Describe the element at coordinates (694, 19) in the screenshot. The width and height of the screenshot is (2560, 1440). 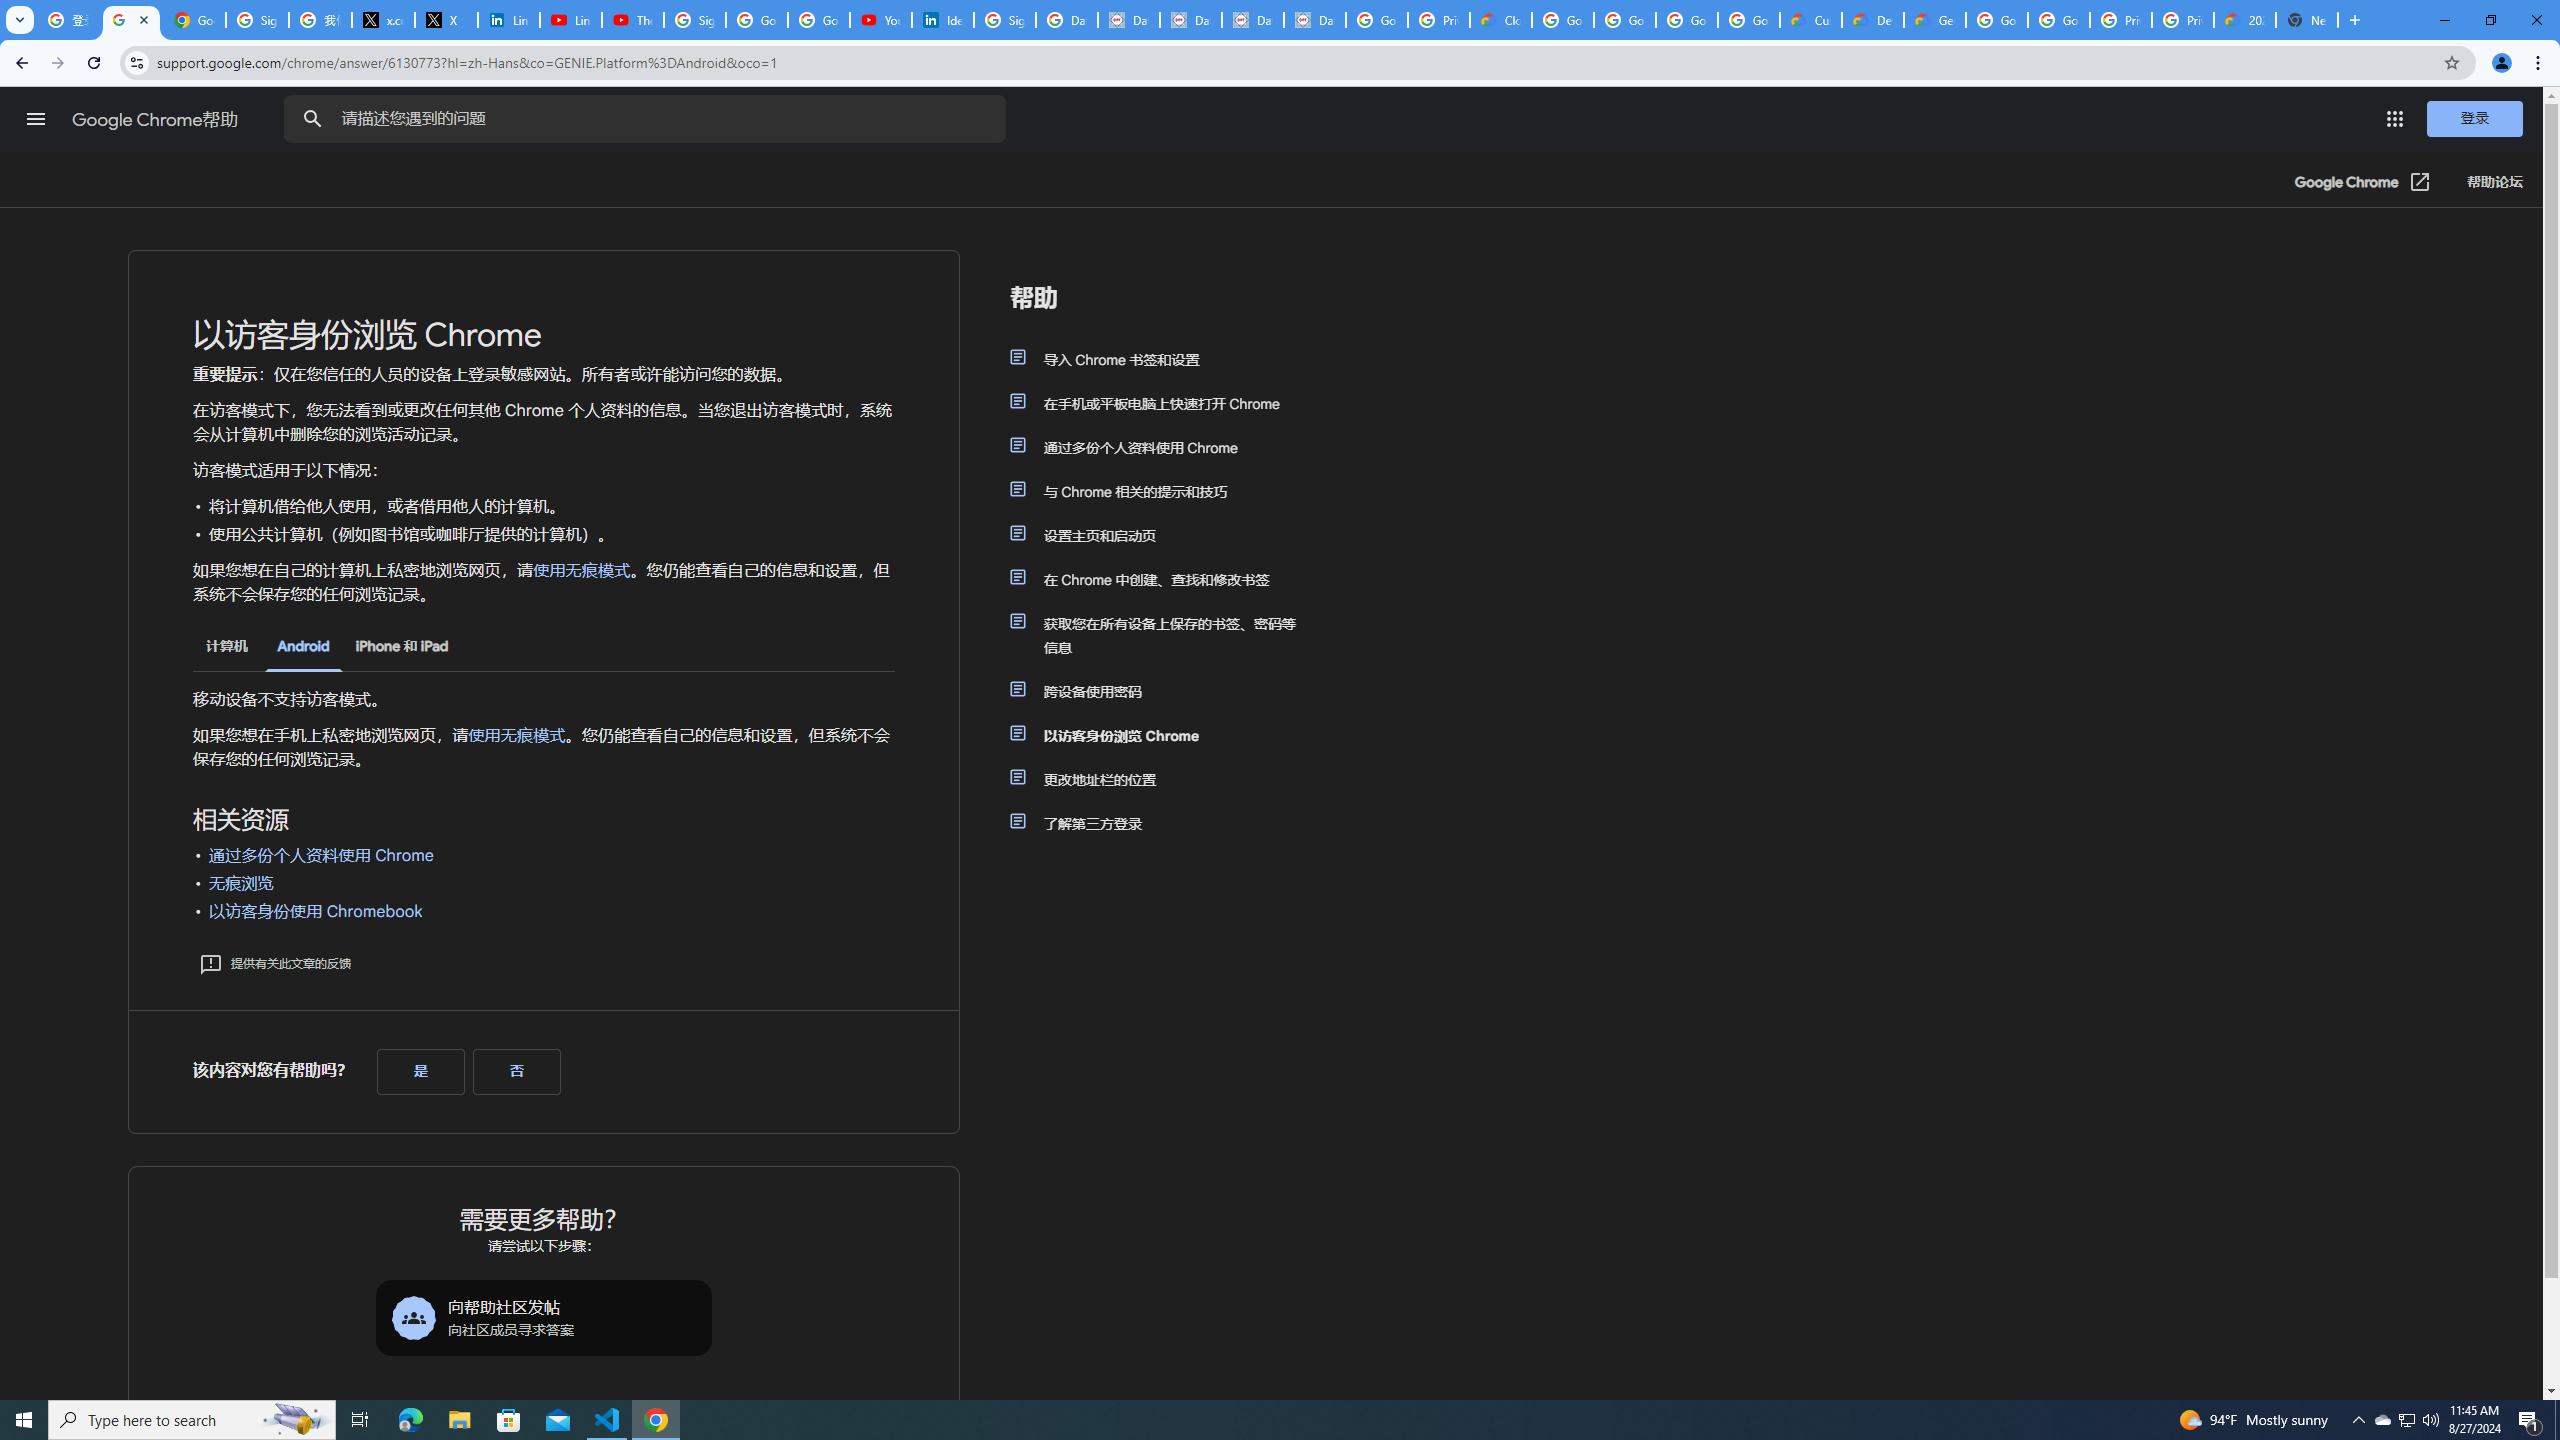
I see `'Sign in - Google Accounts'` at that location.